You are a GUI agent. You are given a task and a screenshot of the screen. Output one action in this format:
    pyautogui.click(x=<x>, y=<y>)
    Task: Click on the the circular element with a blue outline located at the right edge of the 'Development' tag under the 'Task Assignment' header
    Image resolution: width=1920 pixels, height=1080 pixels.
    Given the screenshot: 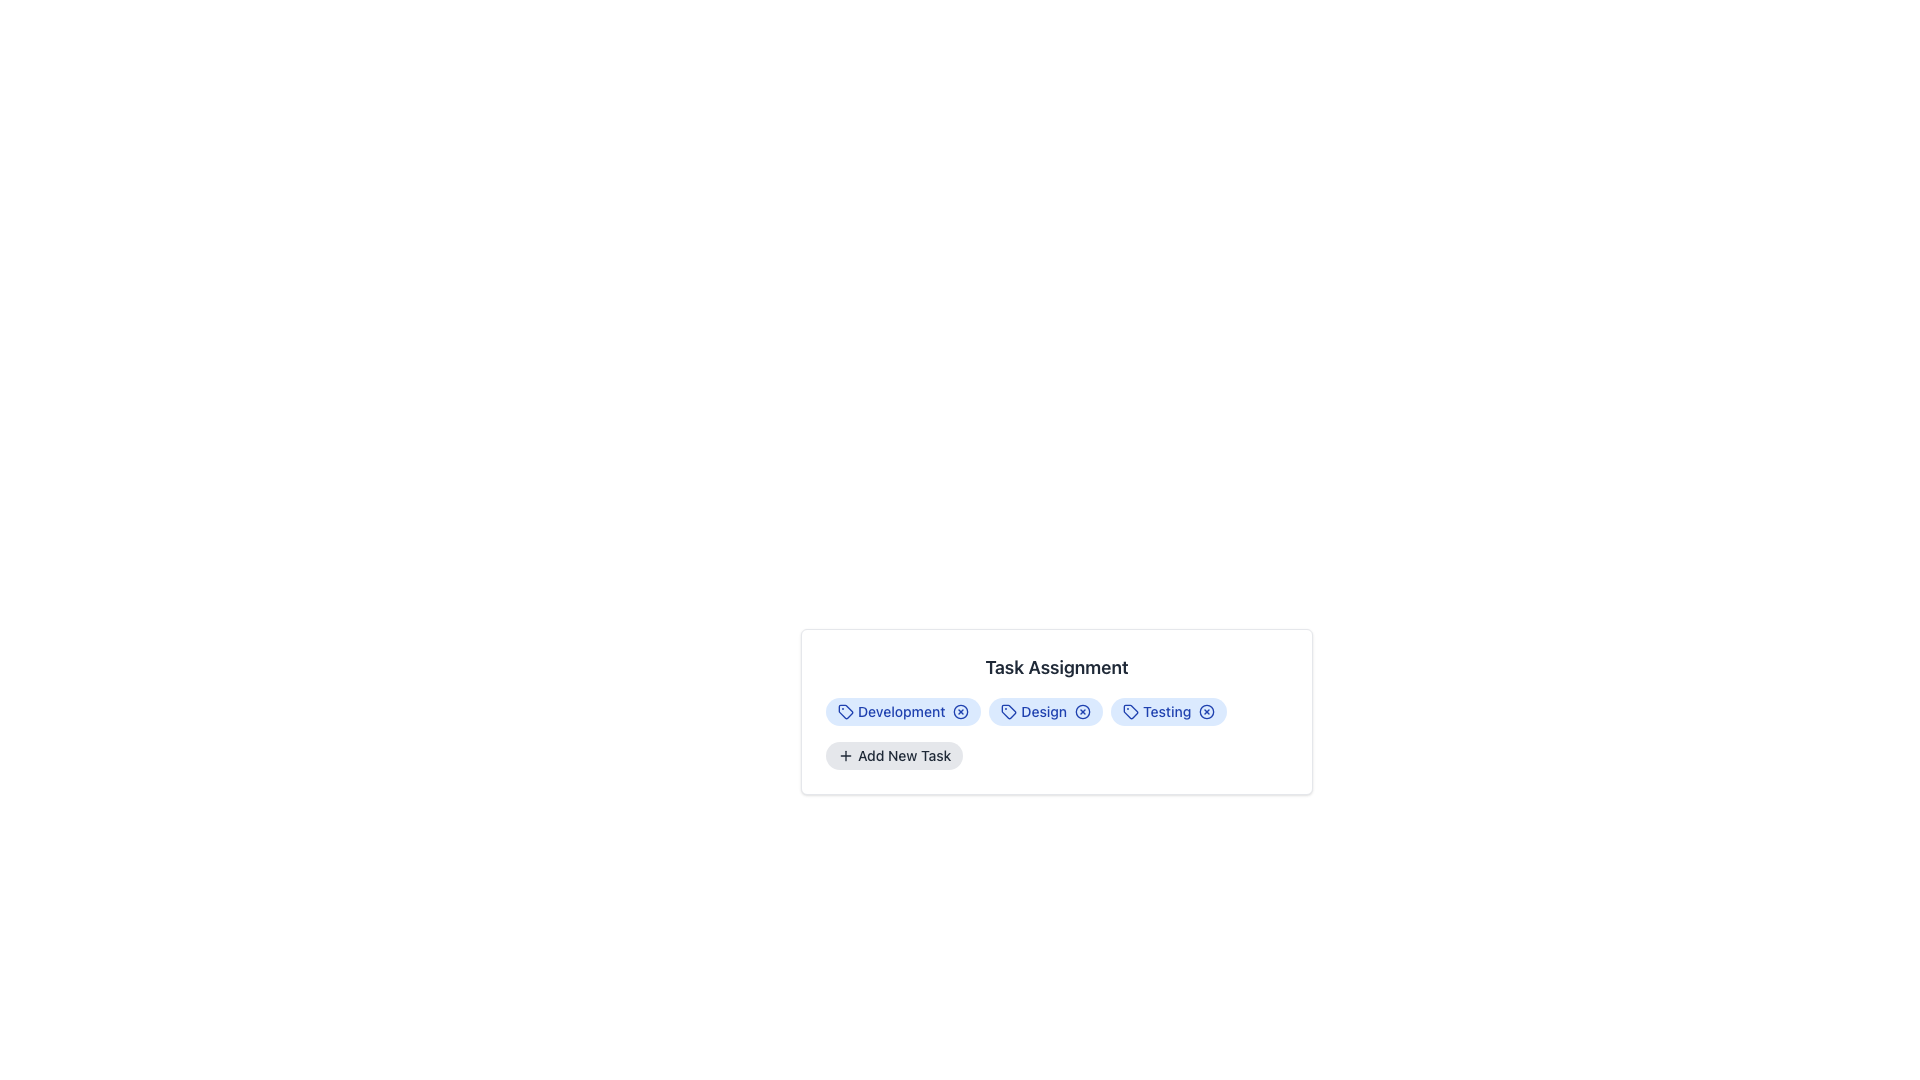 What is the action you would take?
    pyautogui.click(x=961, y=711)
    